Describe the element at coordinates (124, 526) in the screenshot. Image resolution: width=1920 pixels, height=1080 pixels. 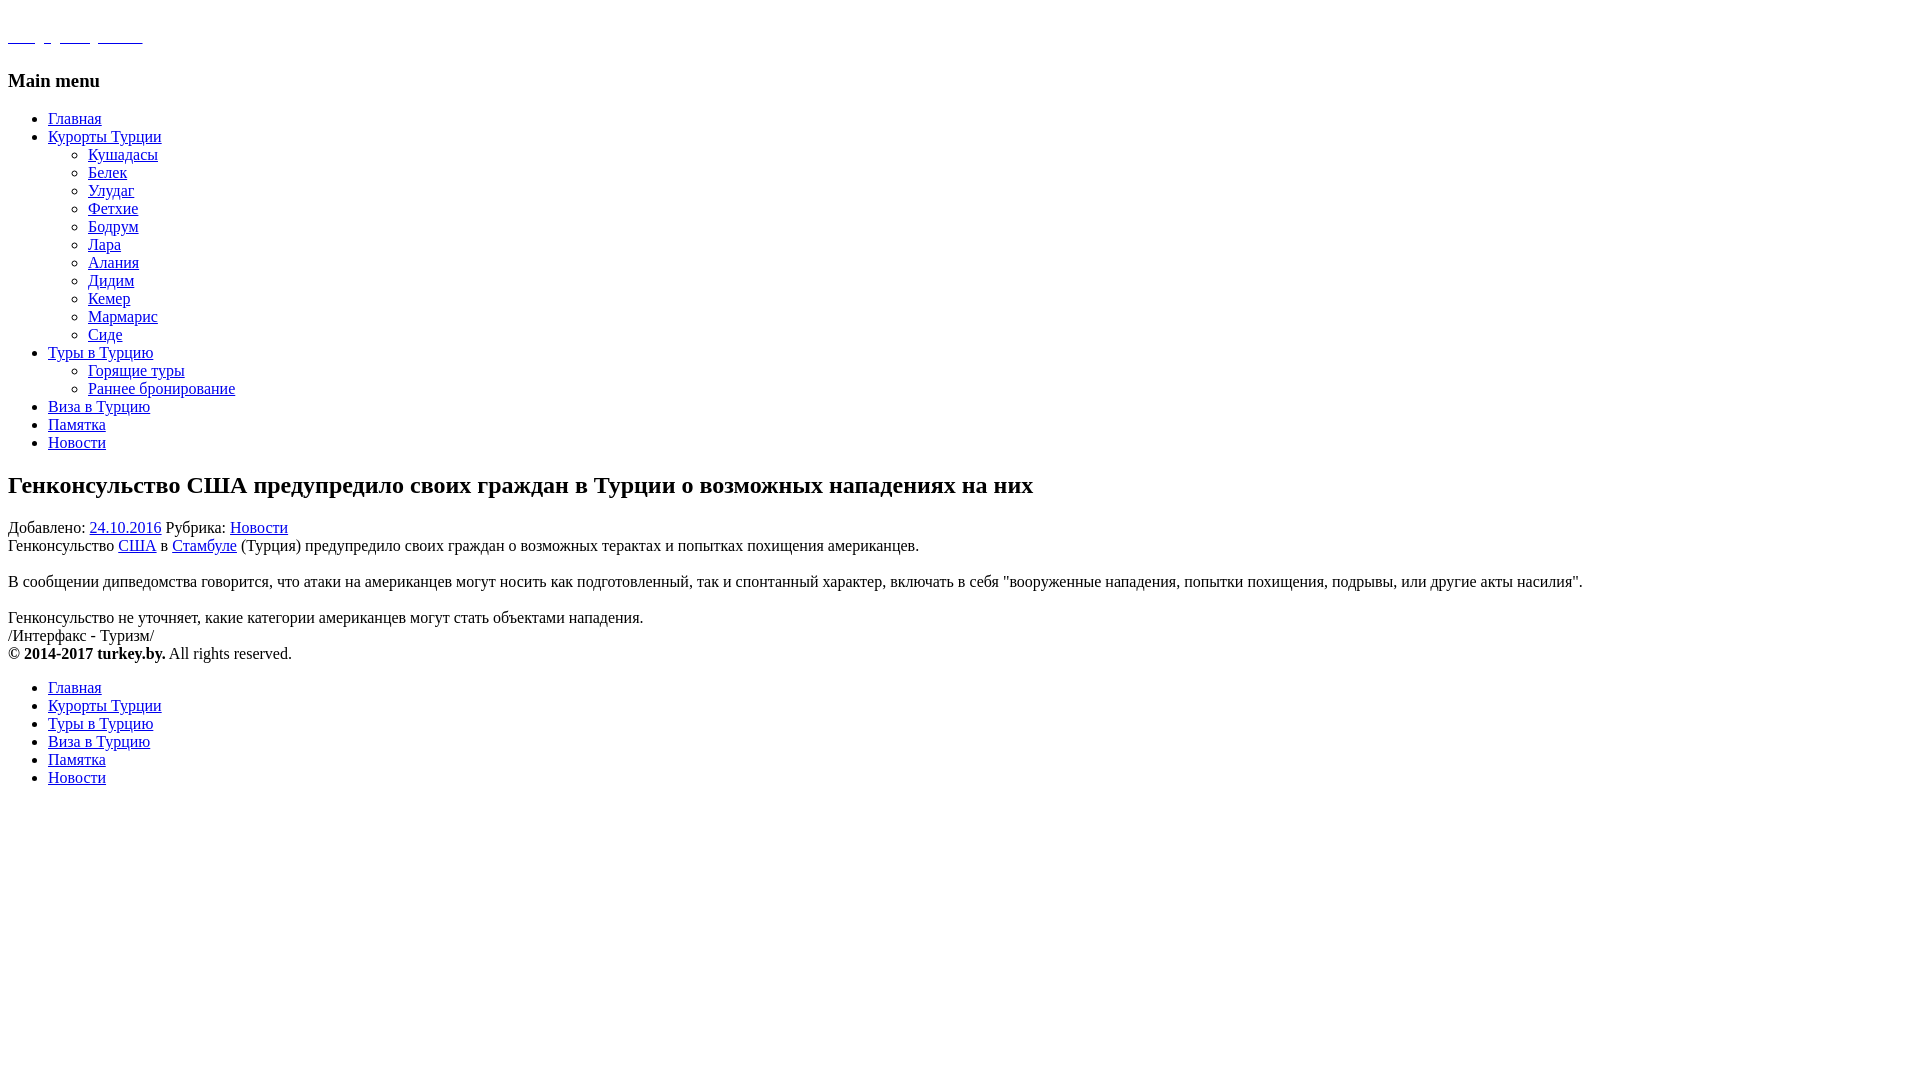
I see `'24.10.2016'` at that location.